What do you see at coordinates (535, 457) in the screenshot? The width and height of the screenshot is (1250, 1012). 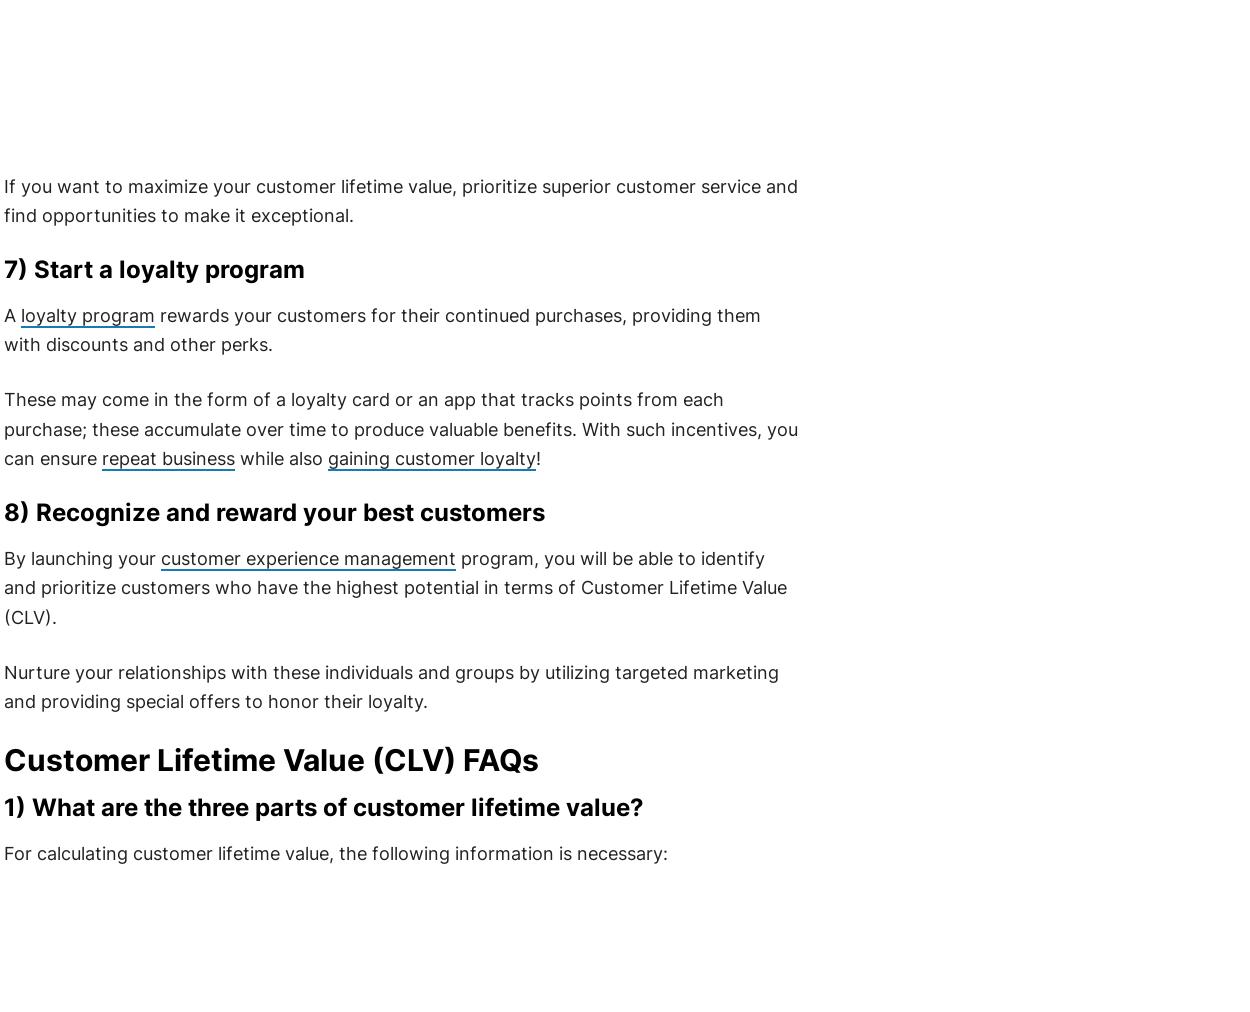 I see `'!'` at bounding box center [535, 457].